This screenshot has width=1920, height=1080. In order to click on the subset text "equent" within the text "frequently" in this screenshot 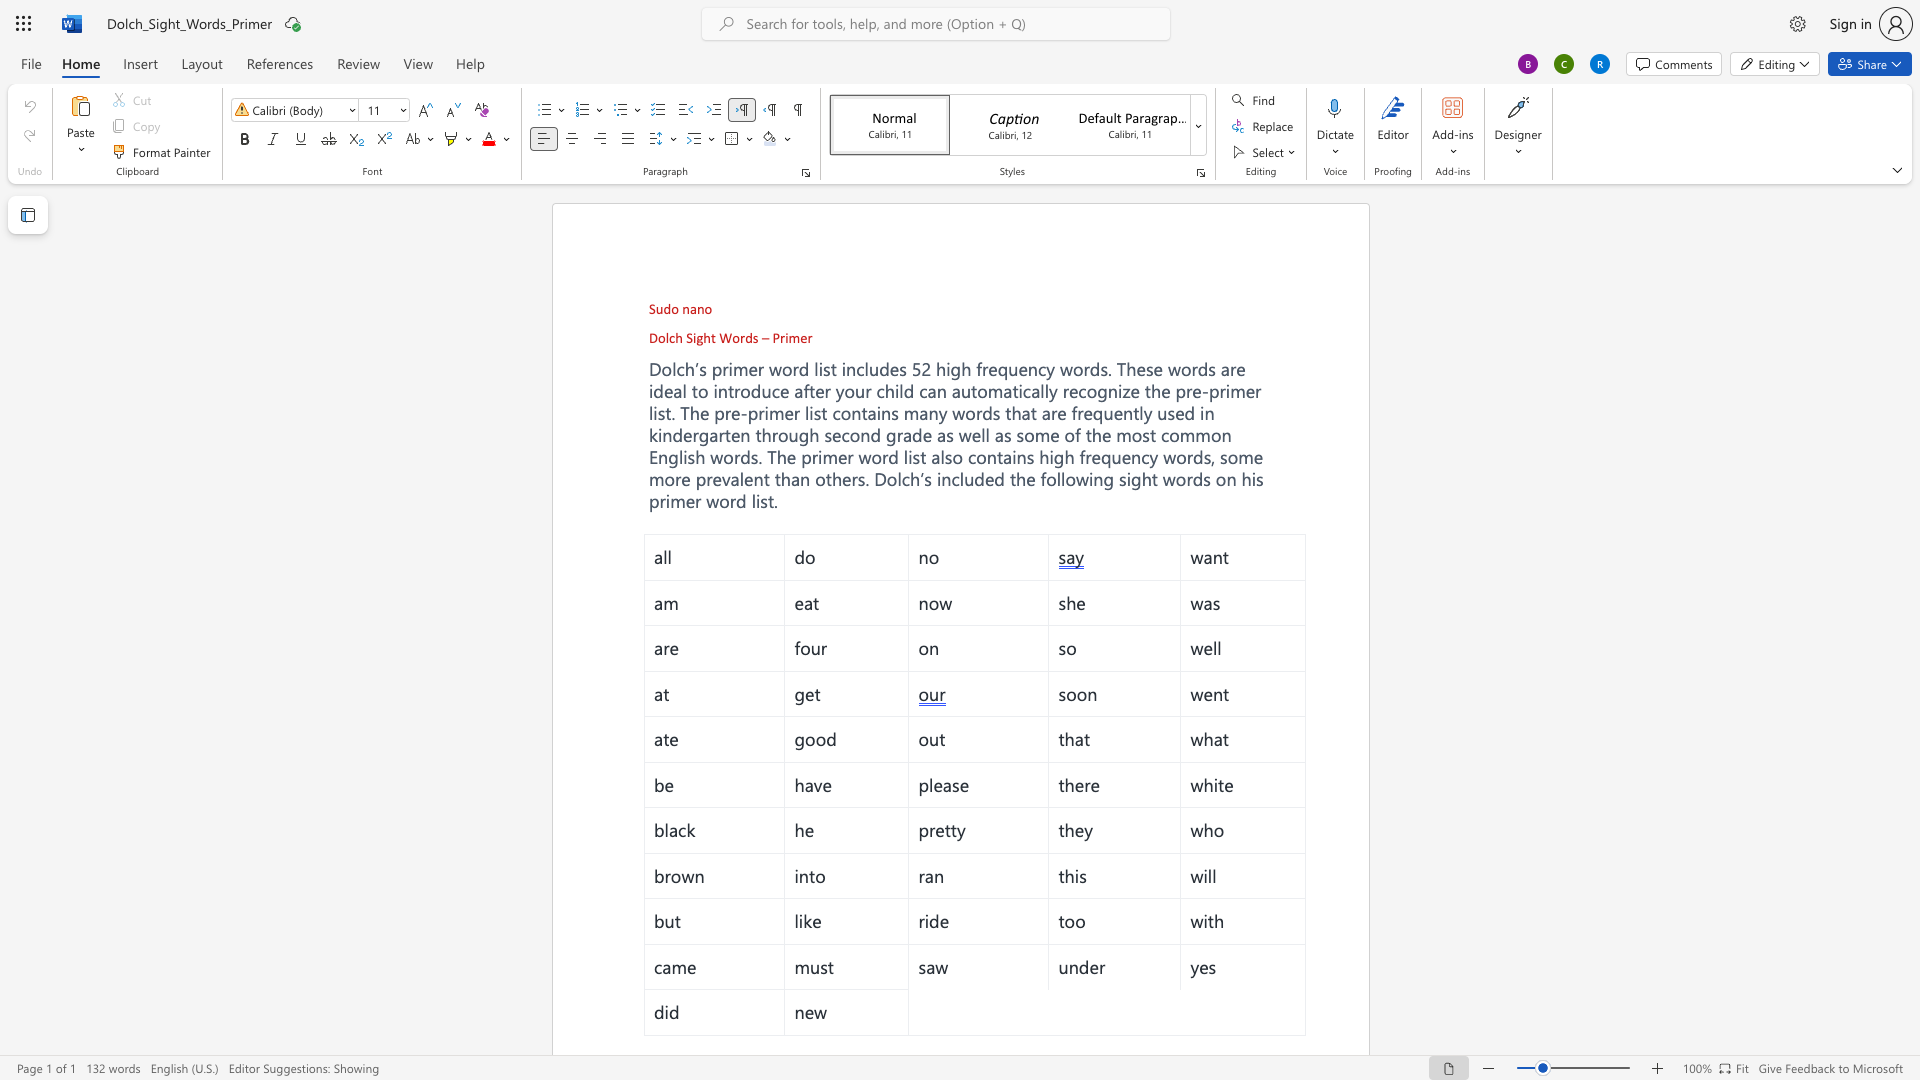, I will do `click(1082, 411)`.